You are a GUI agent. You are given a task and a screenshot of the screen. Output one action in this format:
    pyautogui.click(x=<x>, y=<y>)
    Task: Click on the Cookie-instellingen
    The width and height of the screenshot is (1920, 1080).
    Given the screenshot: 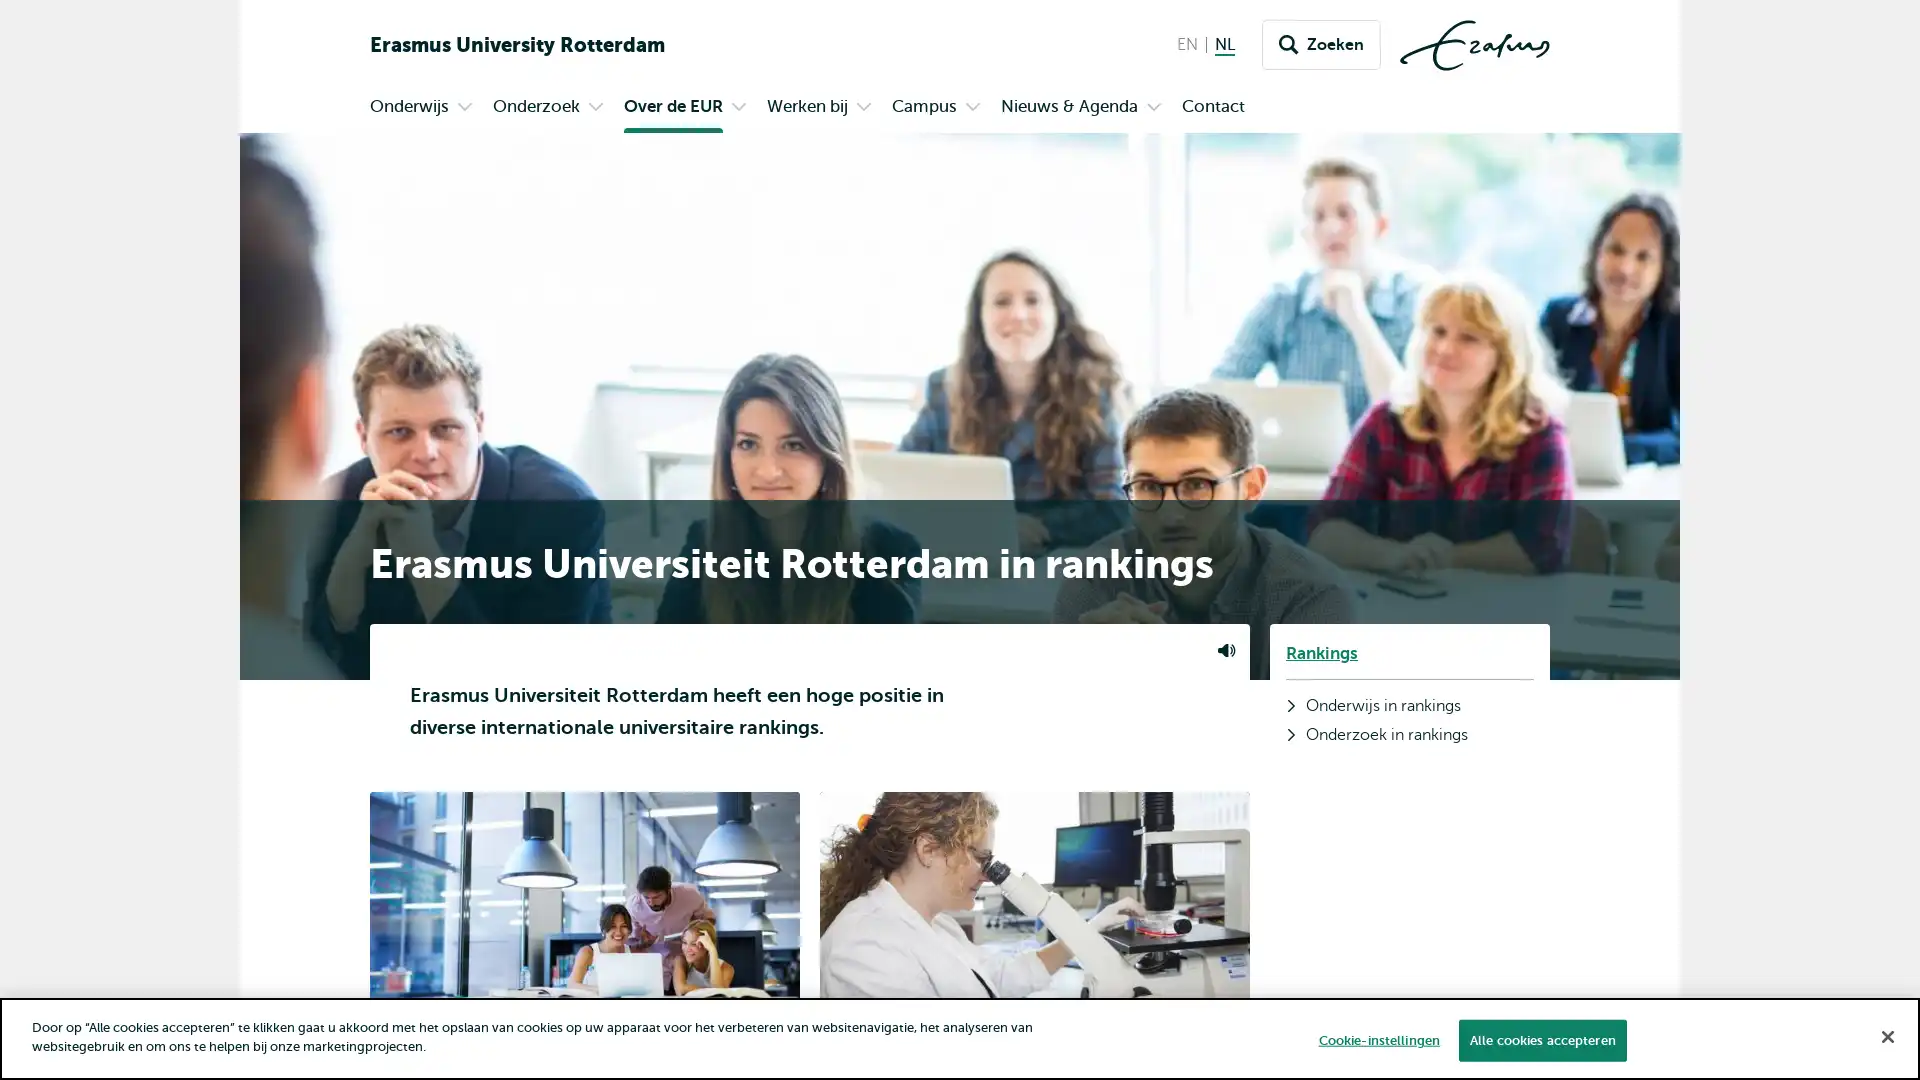 What is the action you would take?
    pyautogui.click(x=1377, y=1039)
    